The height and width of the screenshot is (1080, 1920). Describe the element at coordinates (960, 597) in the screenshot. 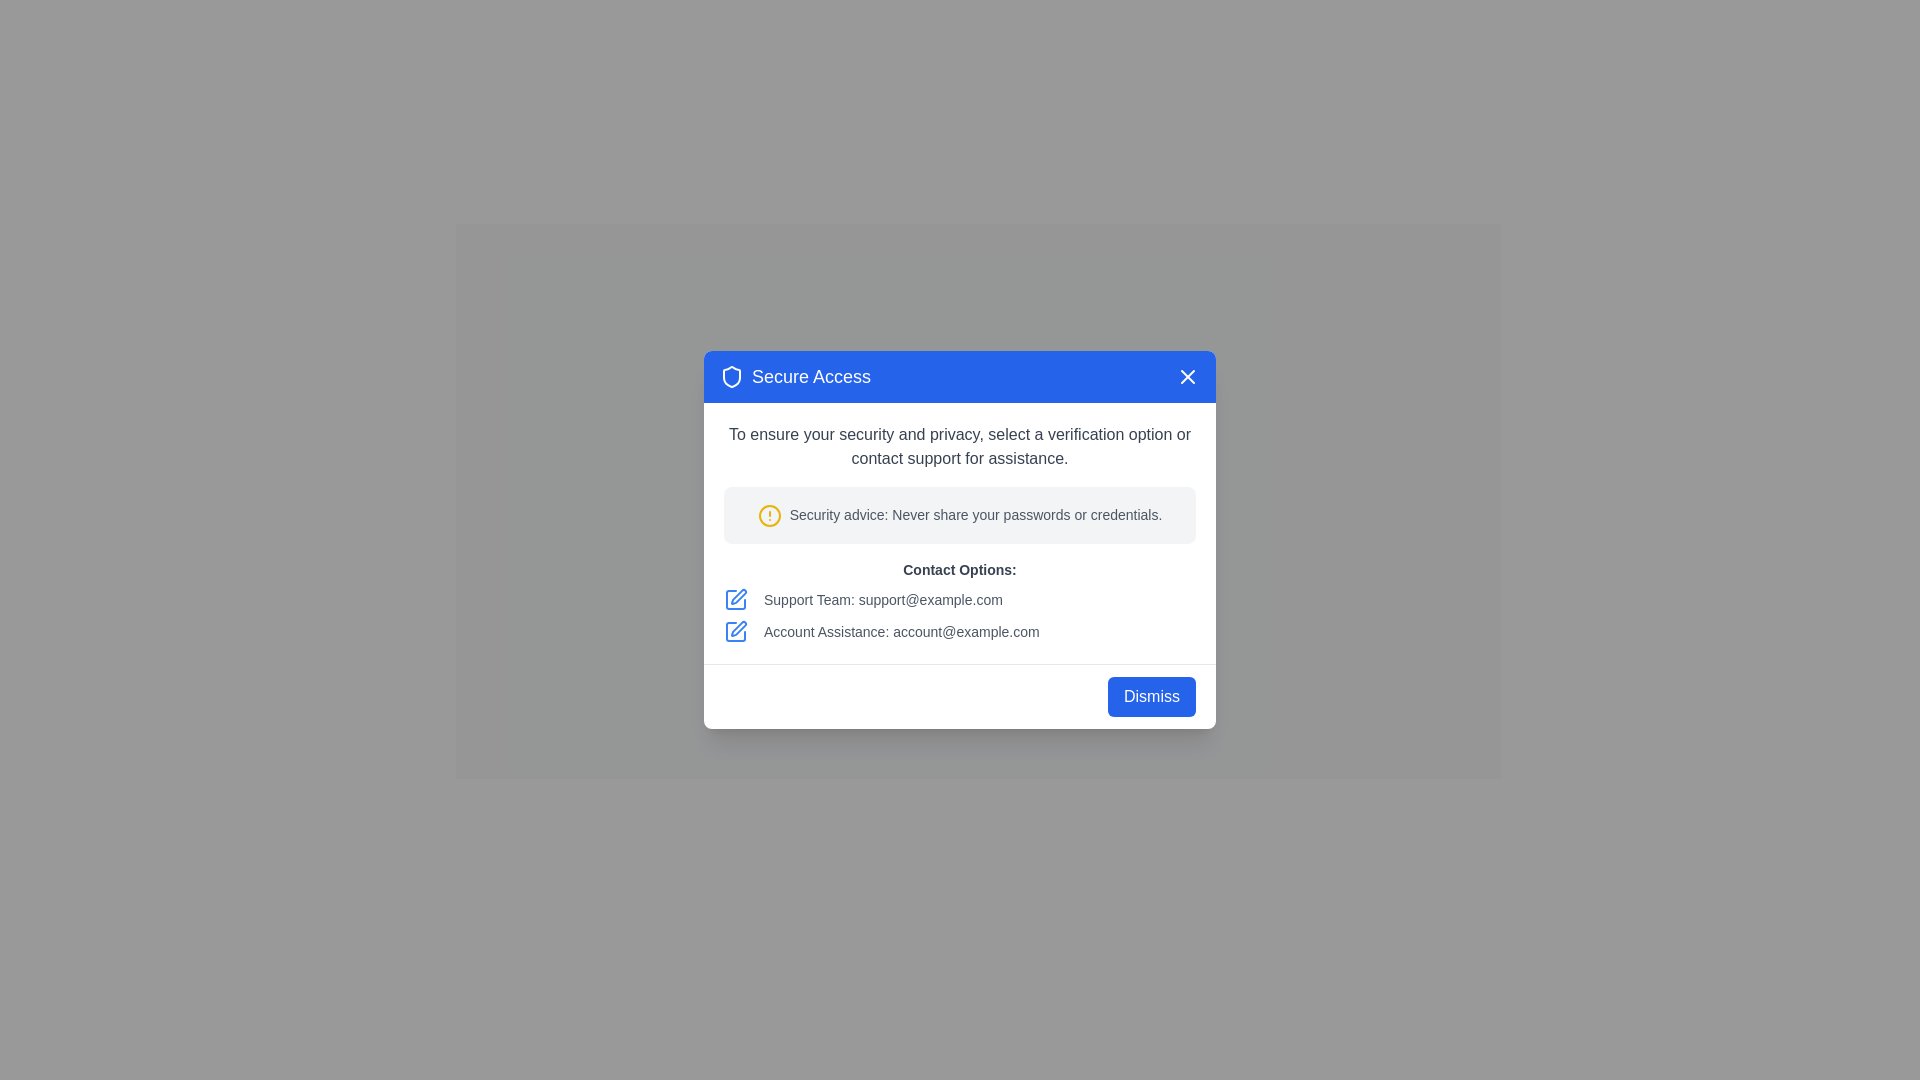

I see `the informational text element providing contact information for the support team, which is located under the heading 'Contact Options:' and aligned with the blue pen icon` at that location.